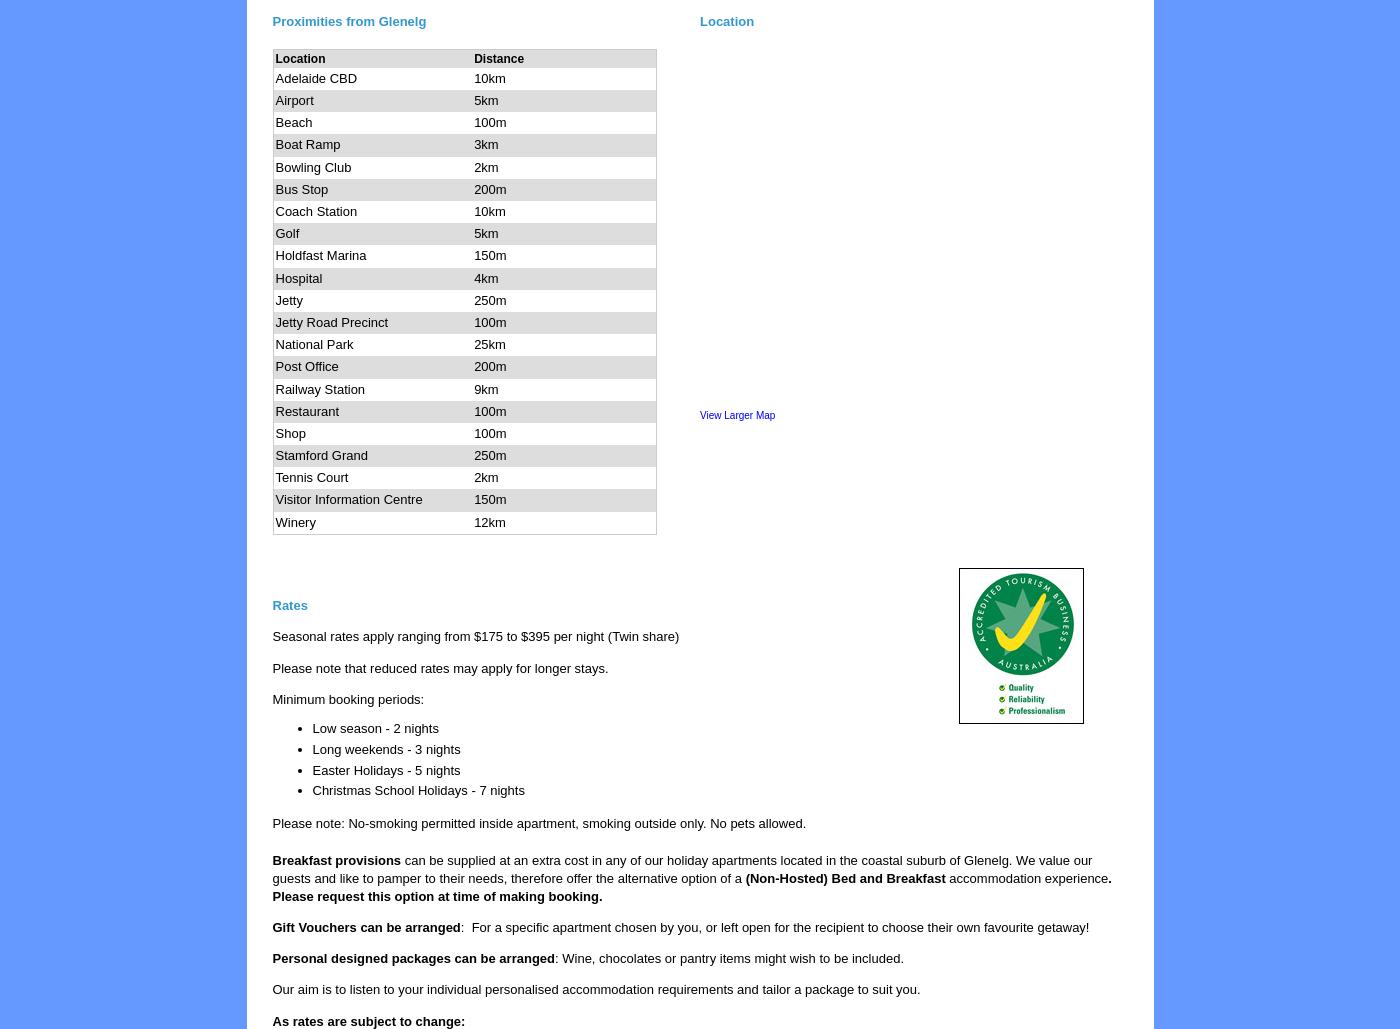 This screenshot has height=1029, width=1400. Describe the element at coordinates (489, 344) in the screenshot. I see `'25km'` at that location.